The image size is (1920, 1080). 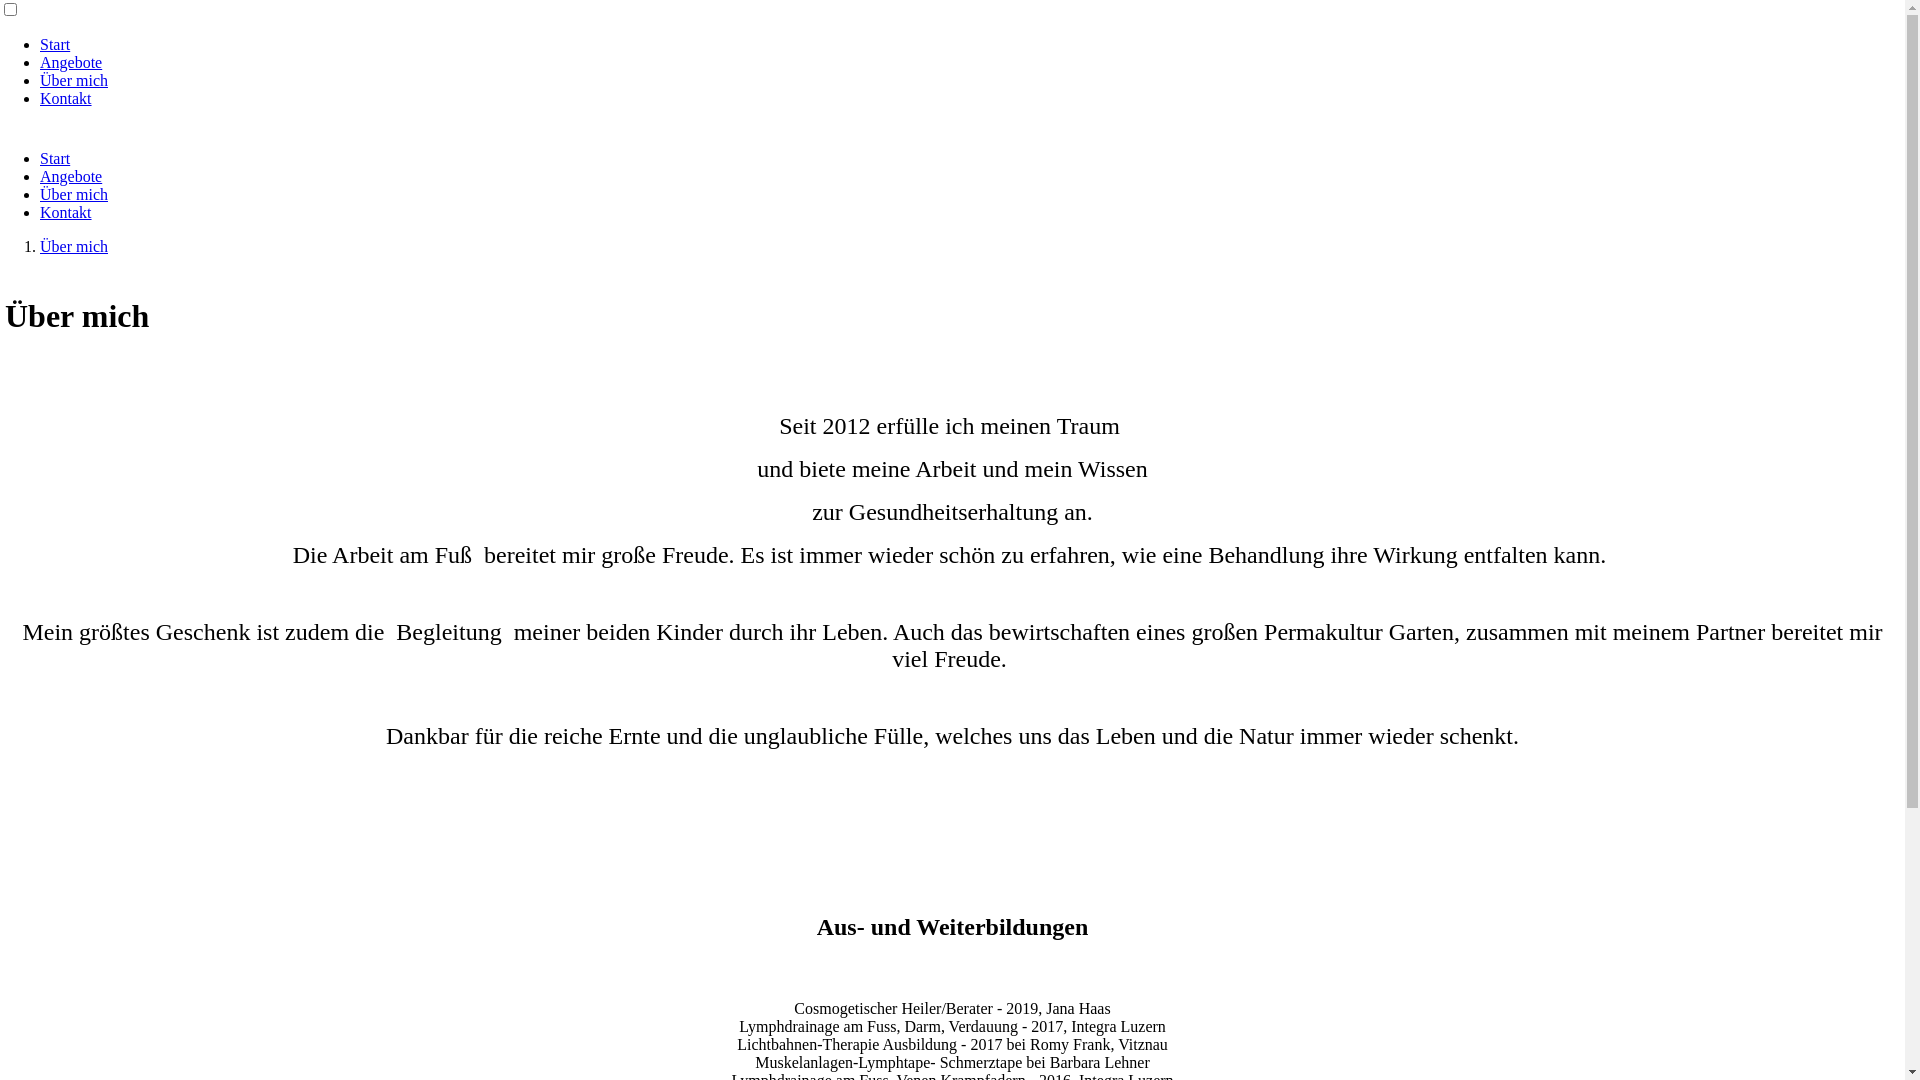 What do you see at coordinates (54, 44) in the screenshot?
I see `'Start'` at bounding box center [54, 44].